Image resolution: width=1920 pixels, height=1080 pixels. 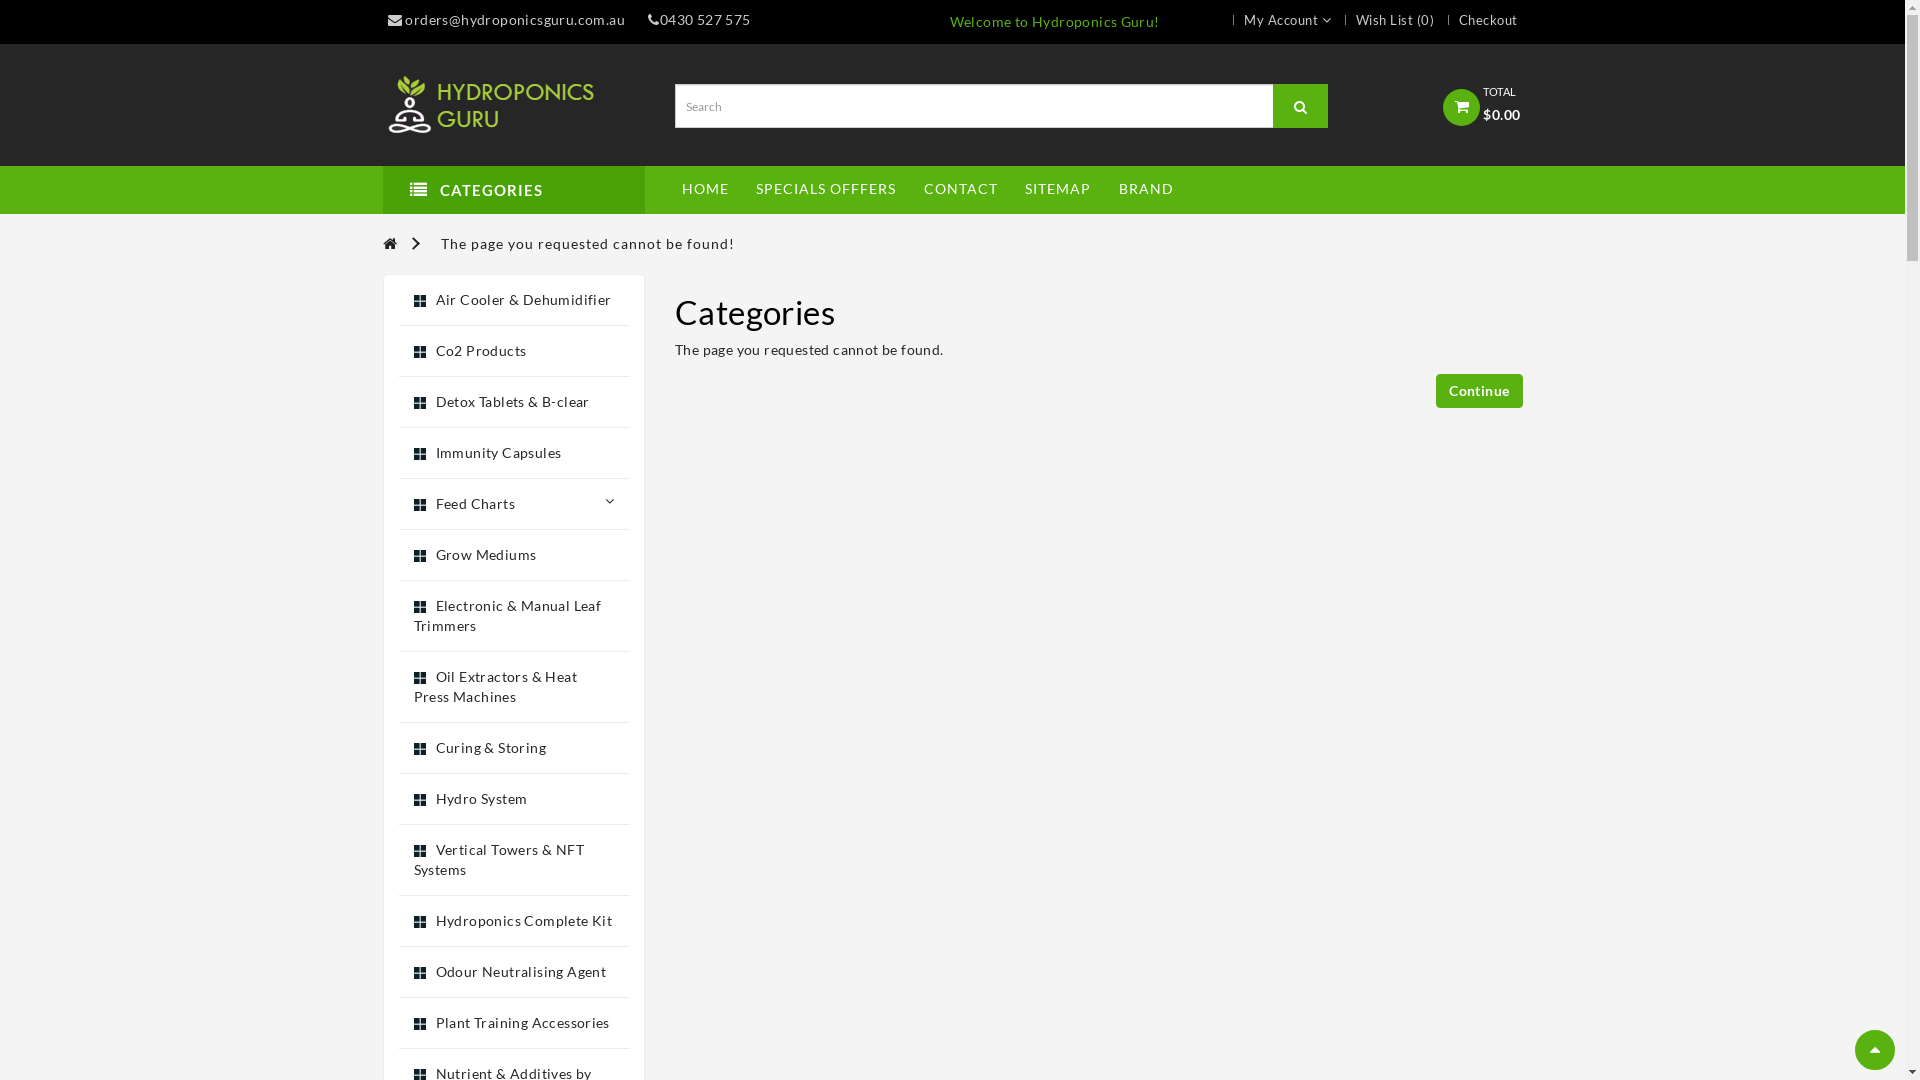 What do you see at coordinates (1874, 1048) in the screenshot?
I see `'Scroll to Top'` at bounding box center [1874, 1048].